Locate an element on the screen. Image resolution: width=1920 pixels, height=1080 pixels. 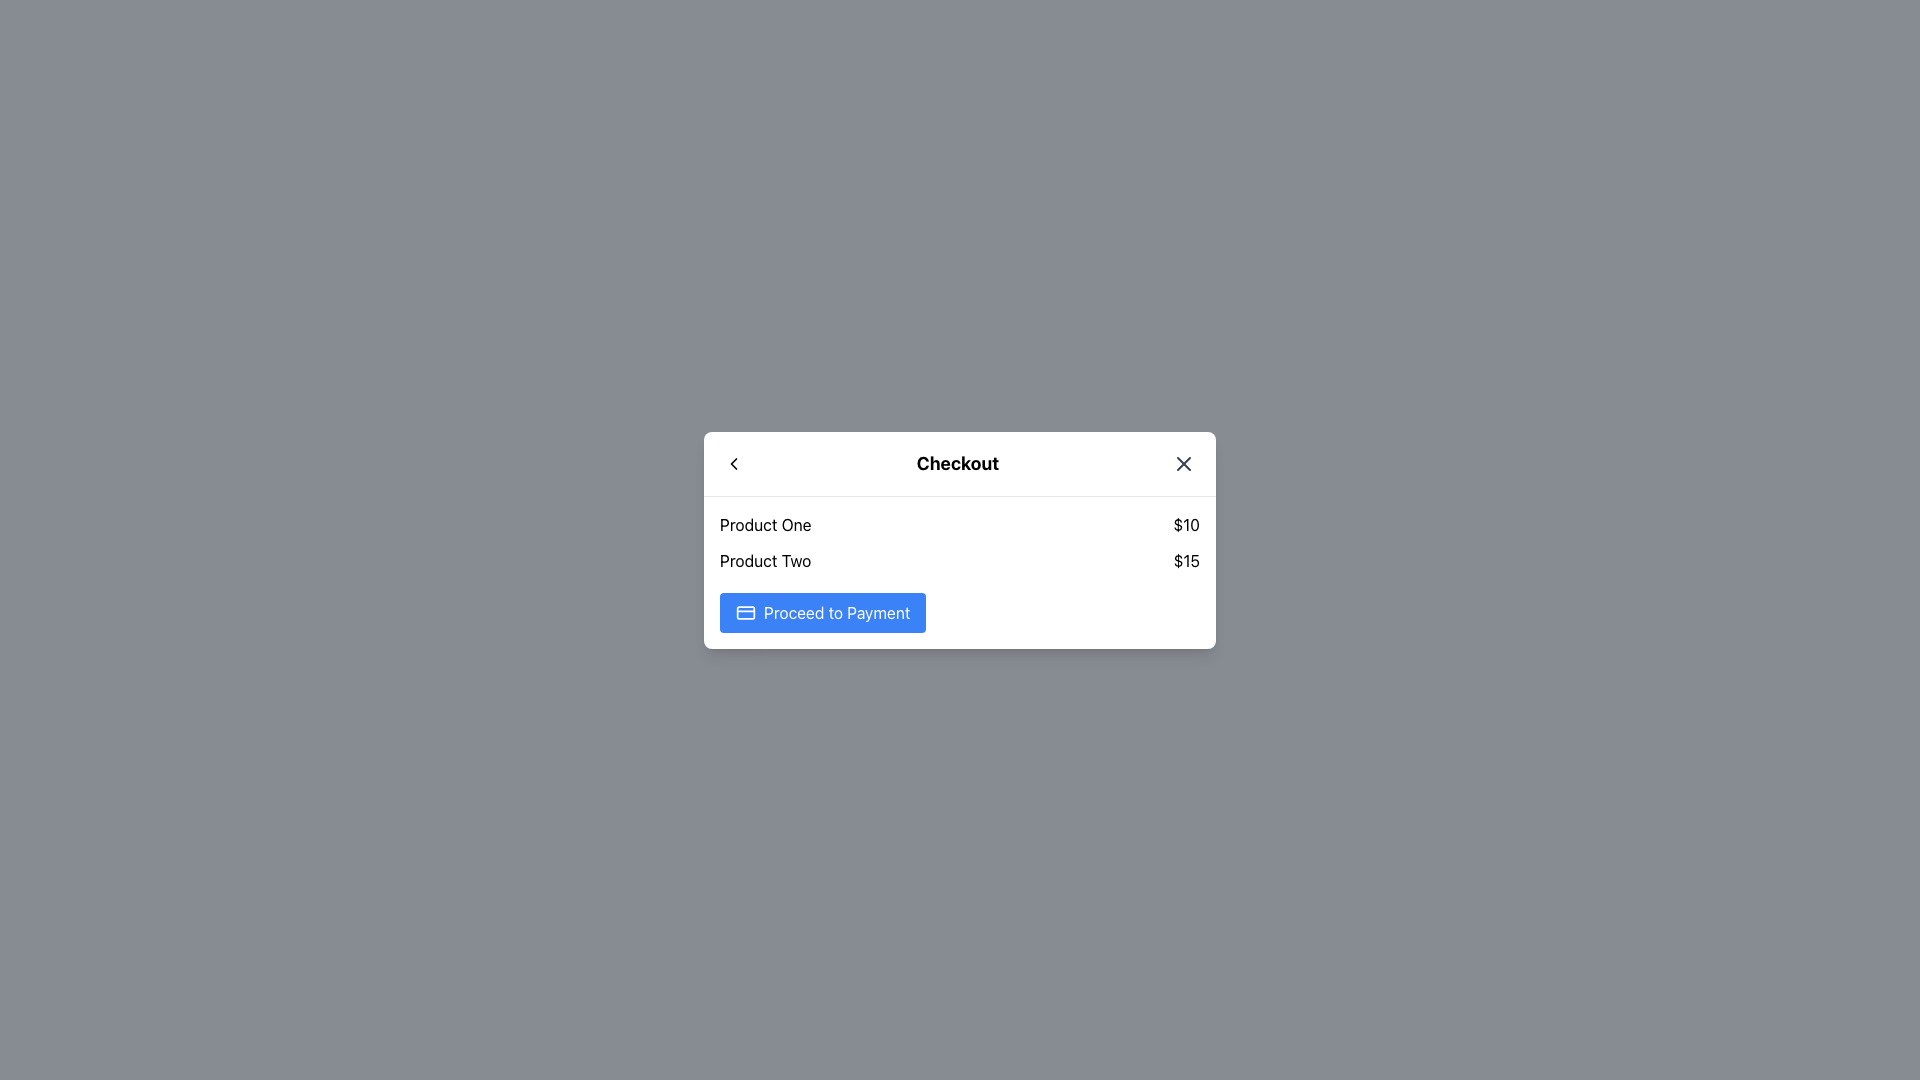
the back button icon in the upper-left corner of the popup dialogue interface is located at coordinates (733, 463).